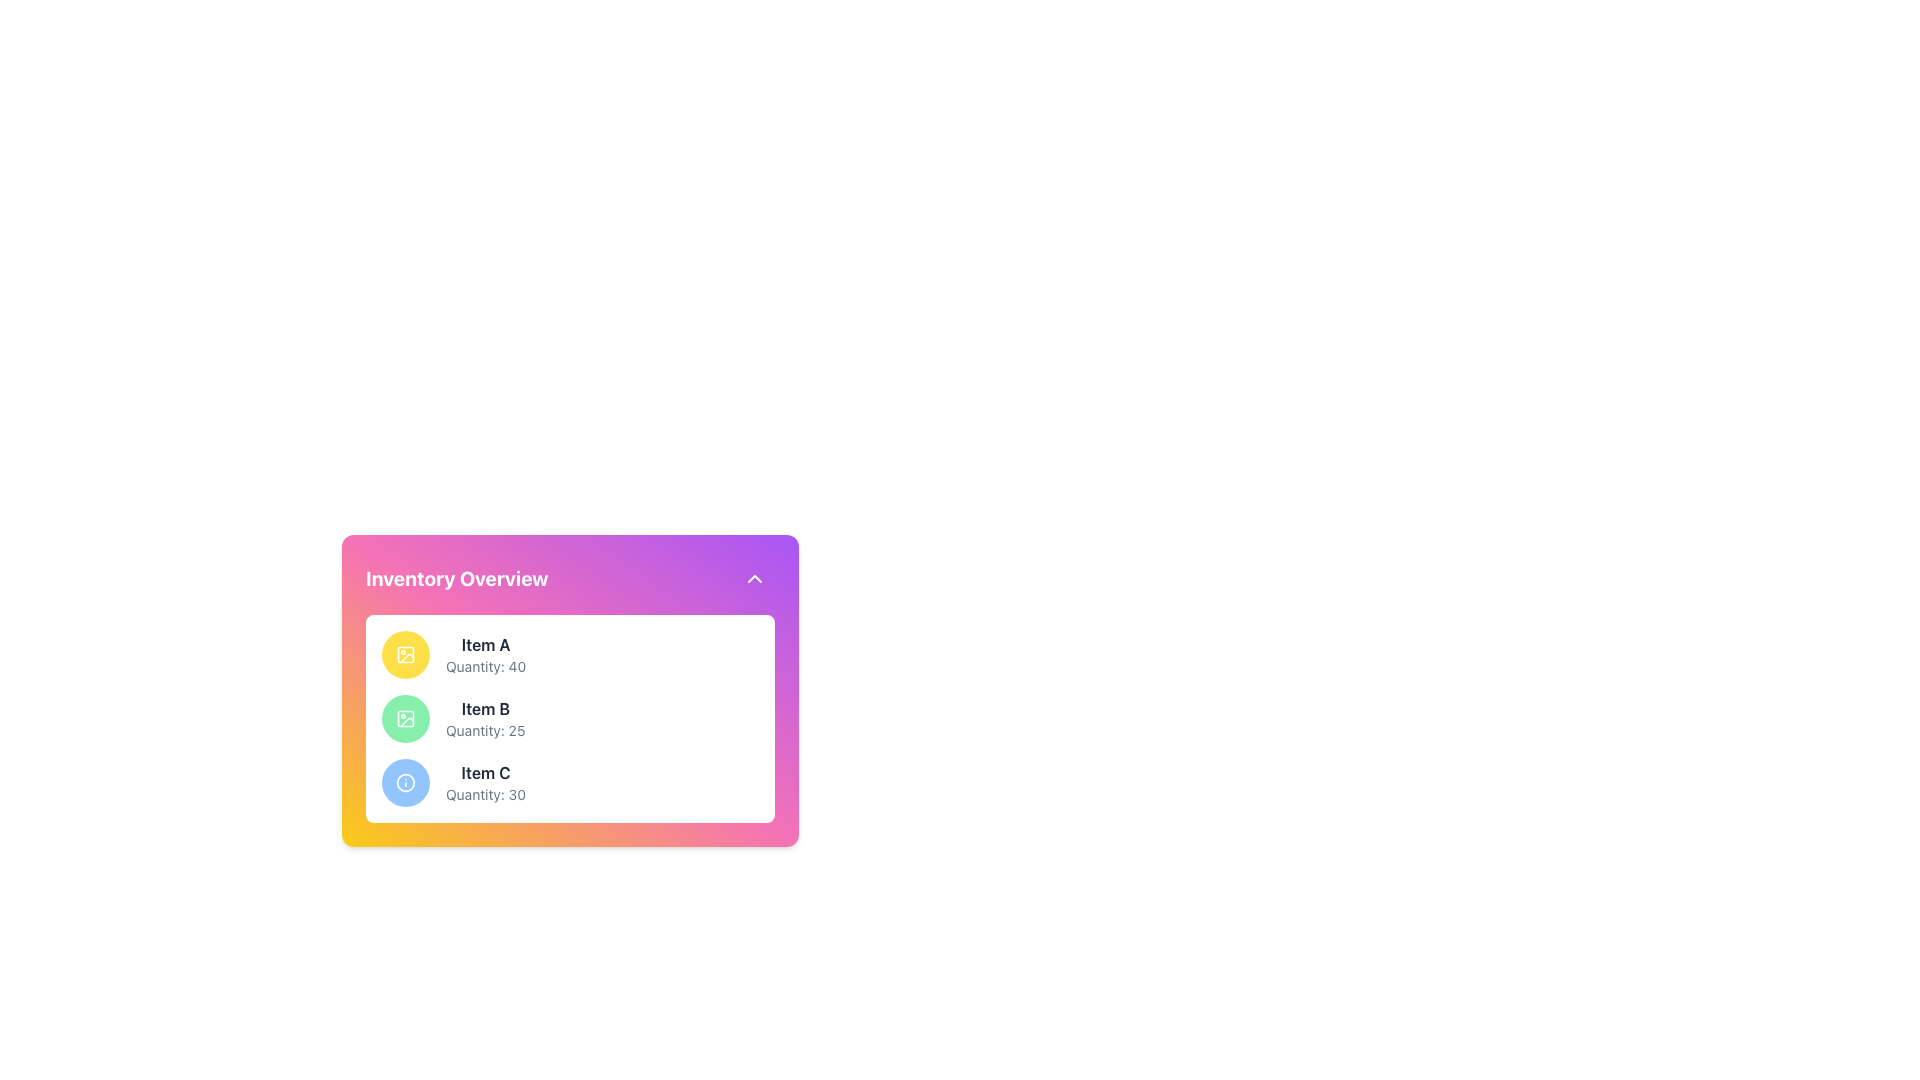 Image resolution: width=1920 pixels, height=1080 pixels. What do you see at coordinates (485, 717) in the screenshot?
I see `the second item in the inventory display, which provides the name and quantity of an item, positioned below 'Item A' and above 'Item C'` at bounding box center [485, 717].